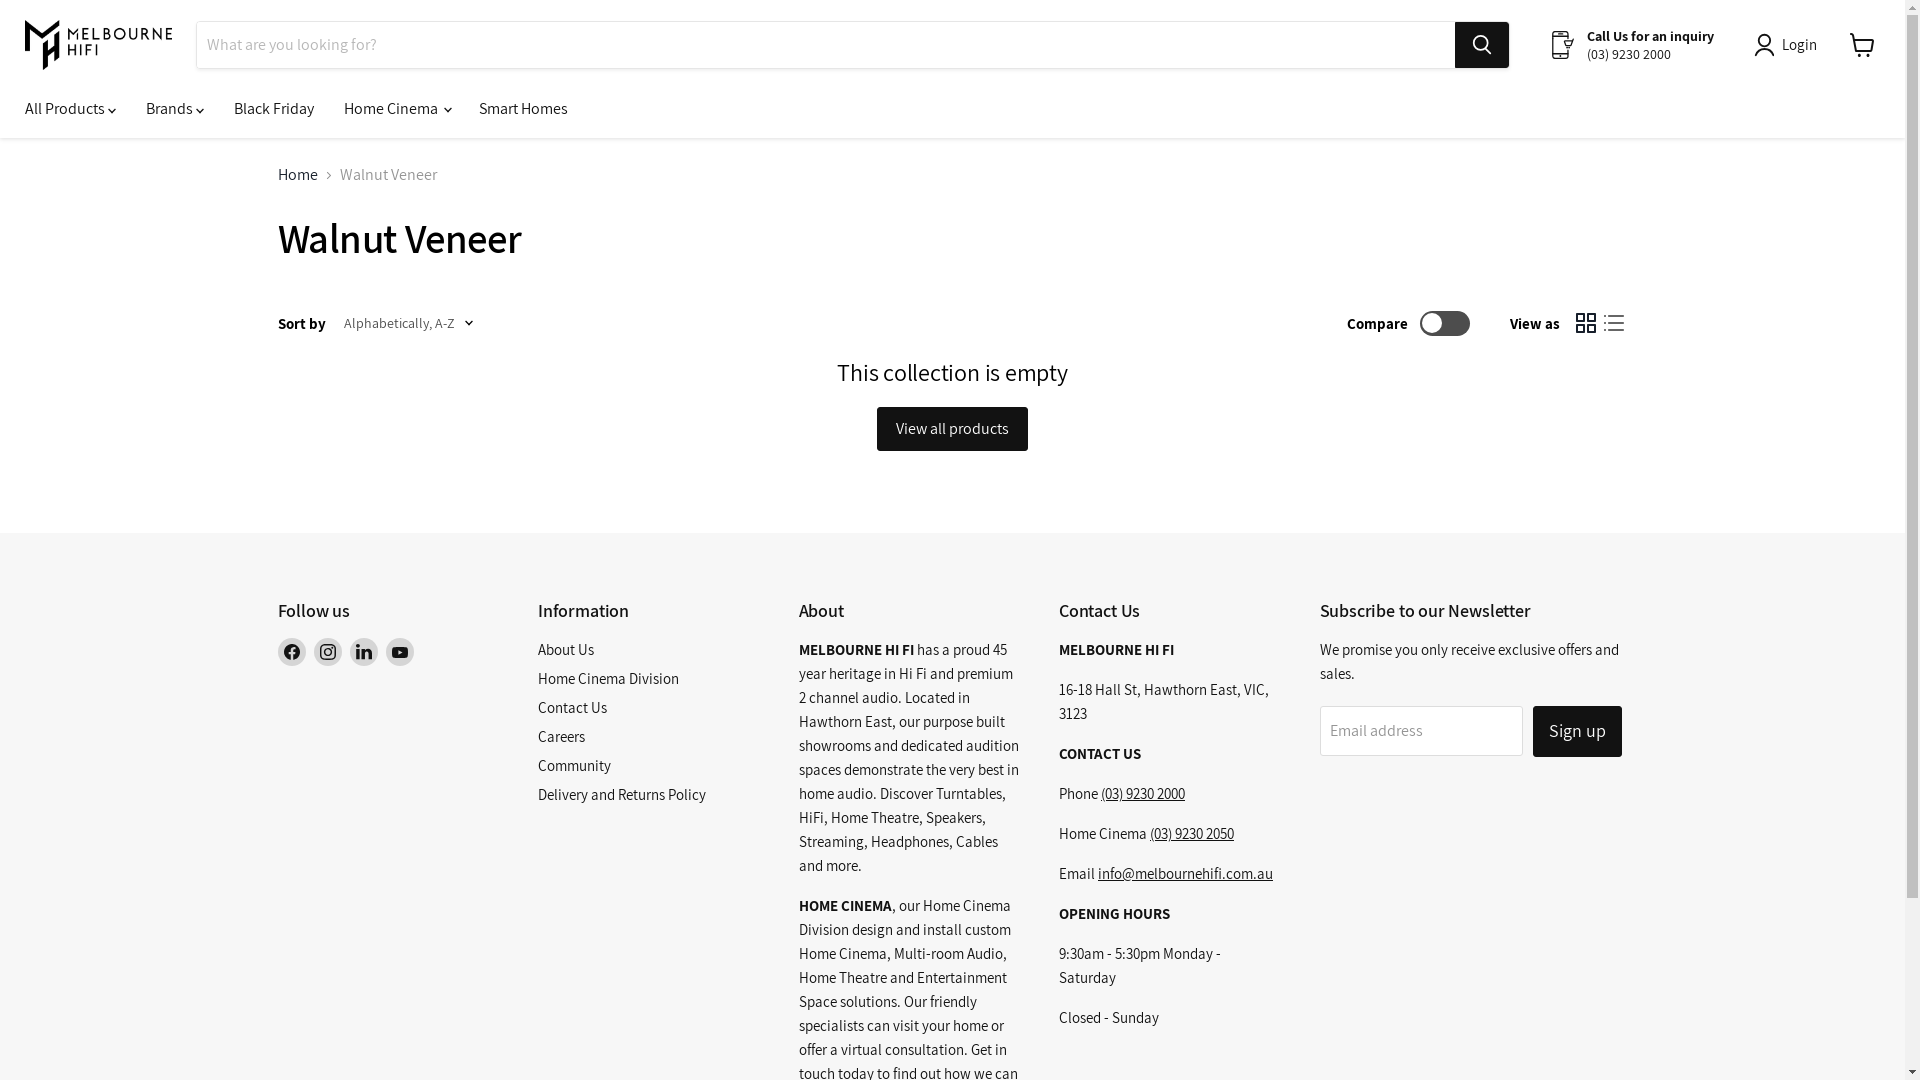  Describe the element at coordinates (1191, 833) in the screenshot. I see `'(03) 9230 2050'` at that location.